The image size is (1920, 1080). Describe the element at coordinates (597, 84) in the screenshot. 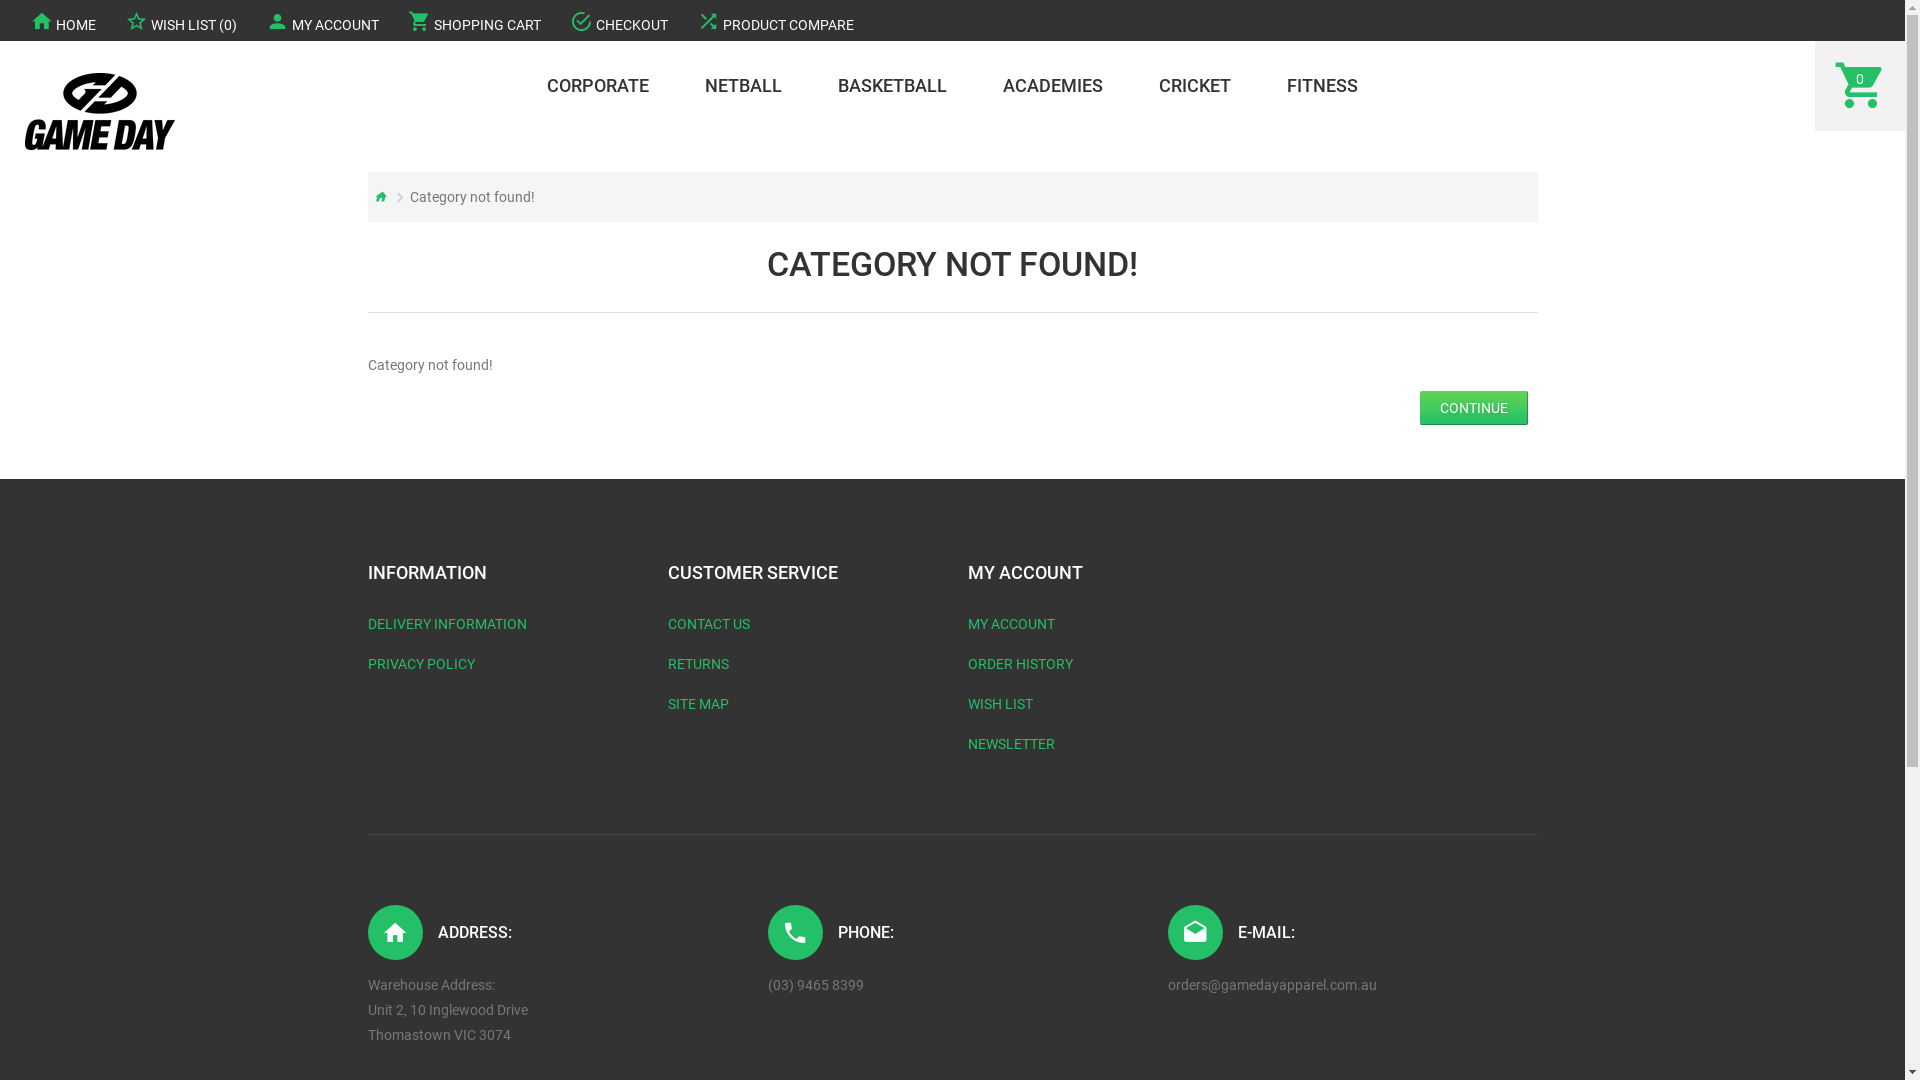

I see `'CORPORATE'` at that location.